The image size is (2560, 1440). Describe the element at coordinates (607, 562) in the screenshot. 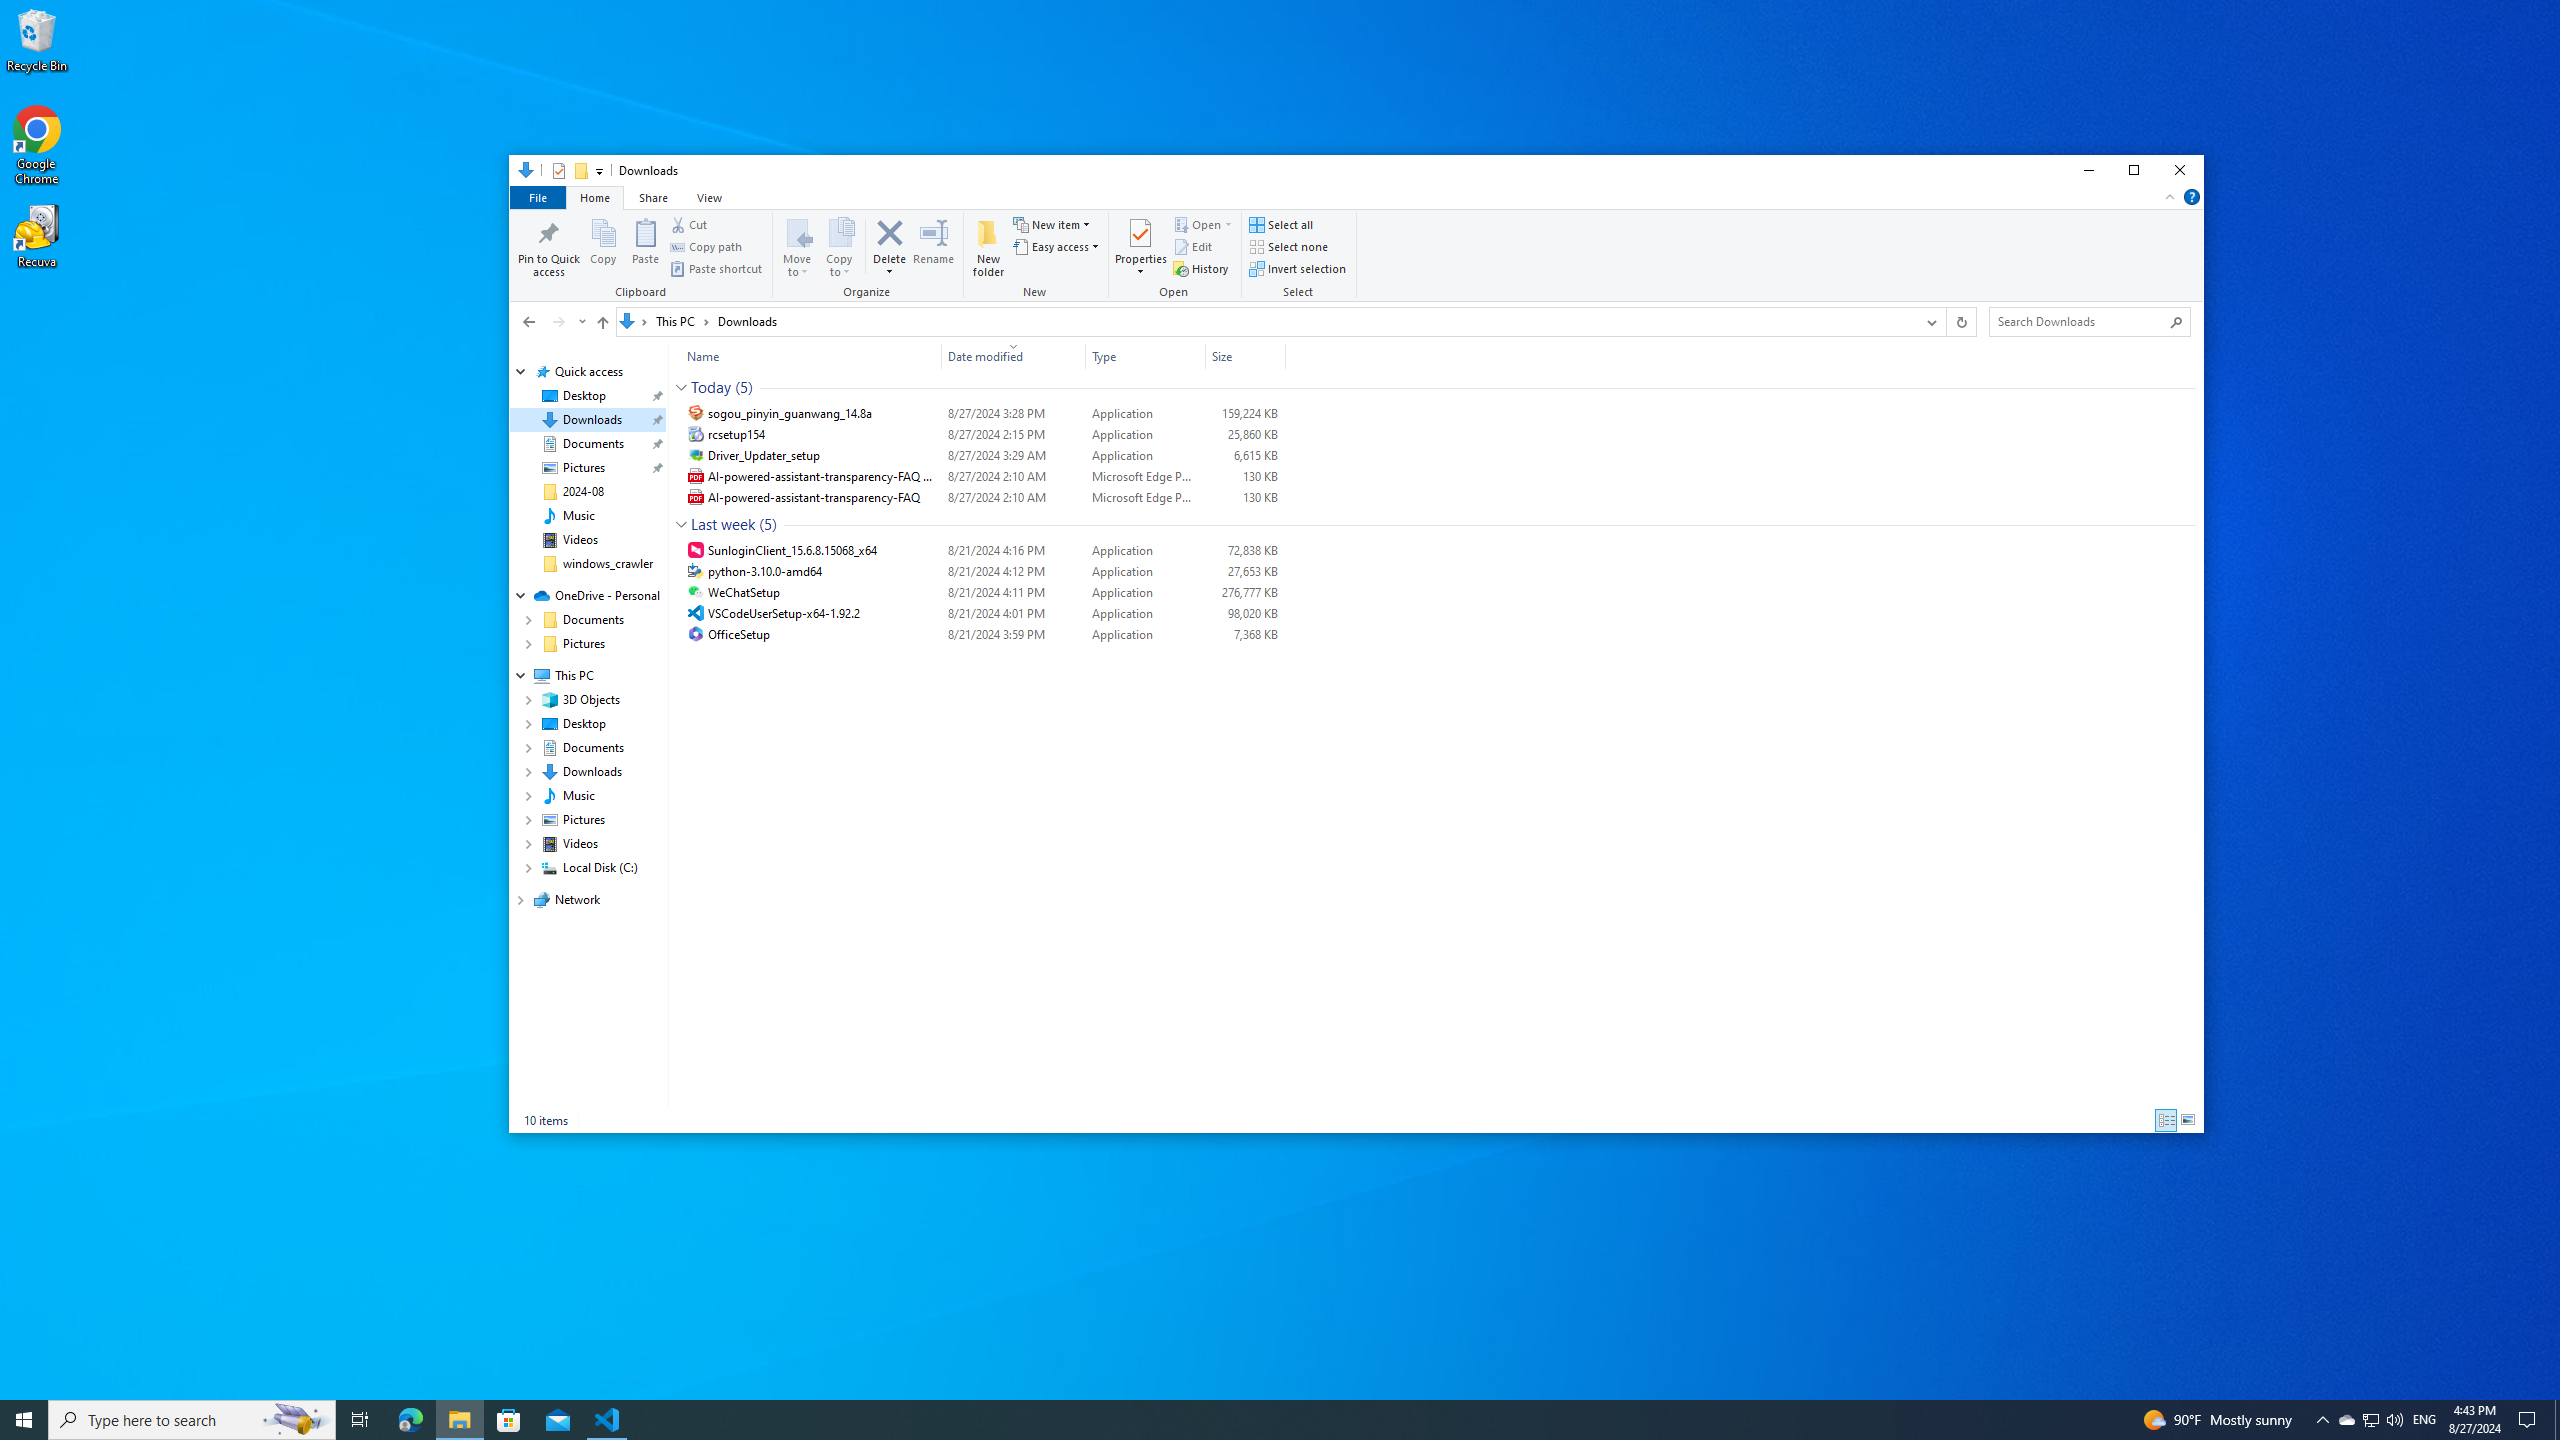

I see `'windows_crawler'` at that location.